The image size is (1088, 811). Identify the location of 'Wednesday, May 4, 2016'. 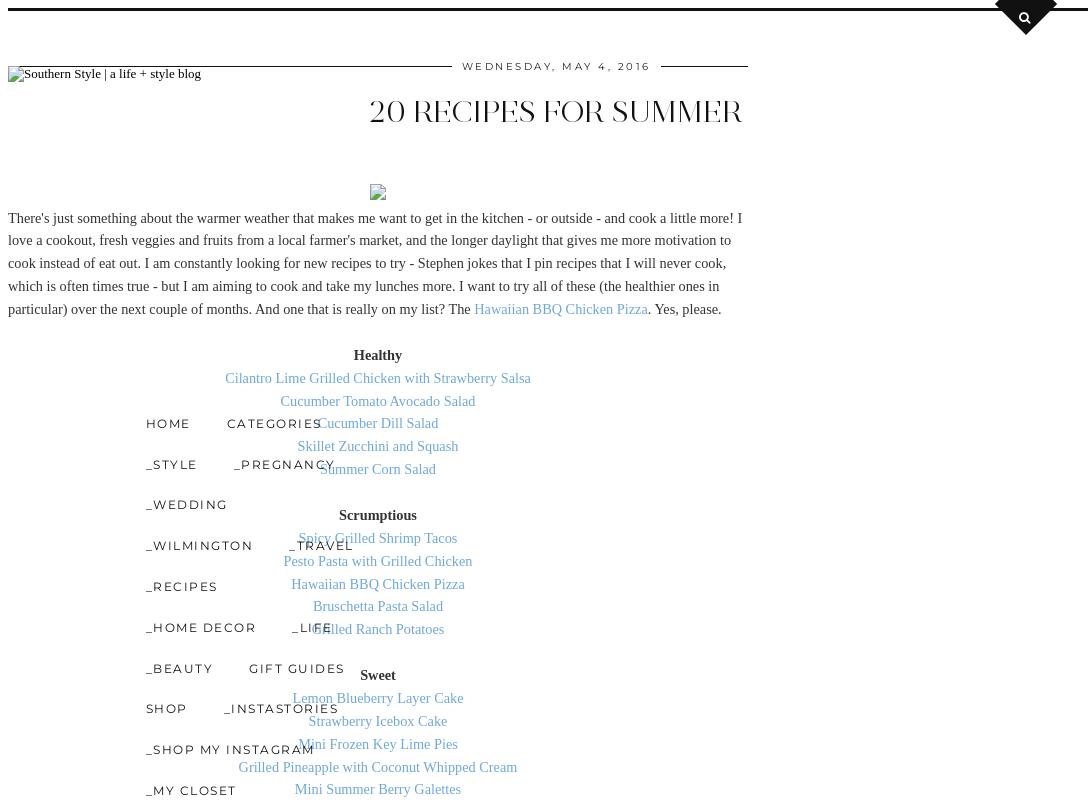
(459, 66).